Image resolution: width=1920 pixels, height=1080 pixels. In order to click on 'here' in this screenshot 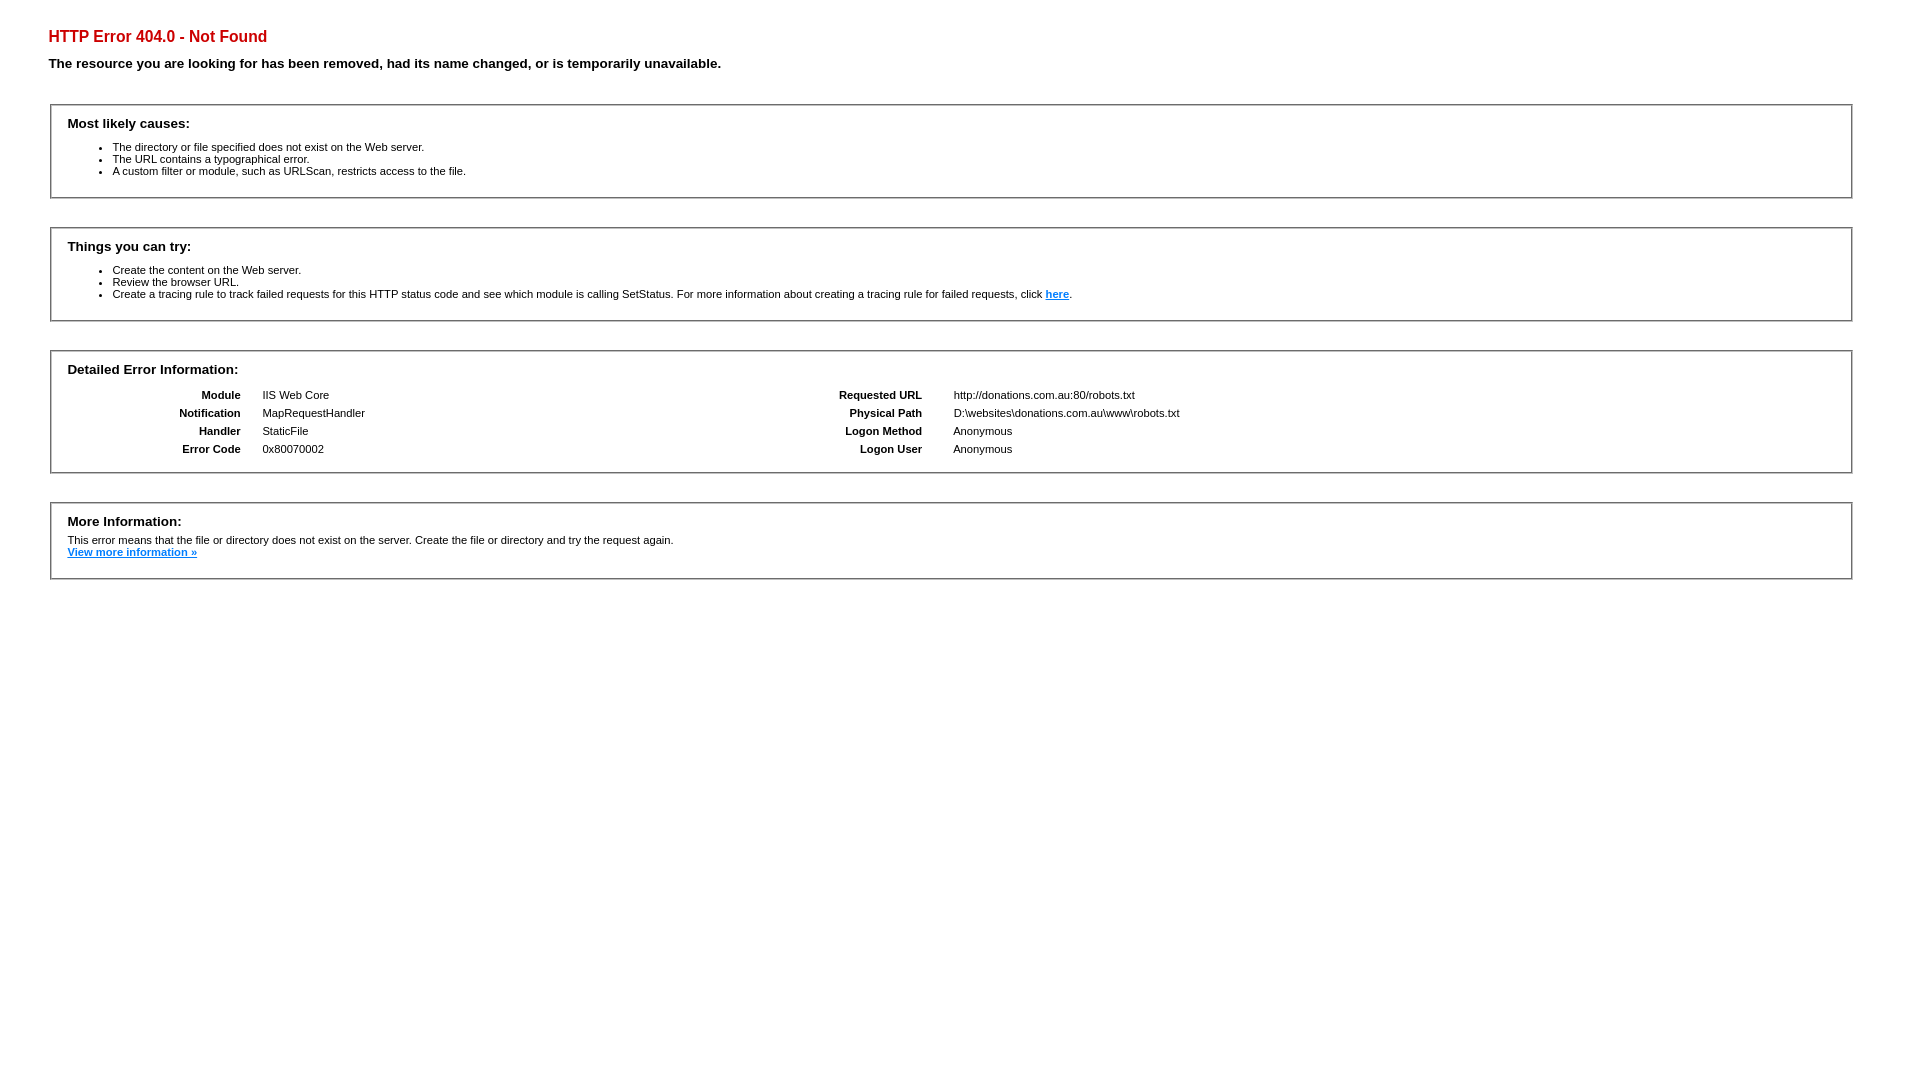, I will do `click(1056, 293)`.